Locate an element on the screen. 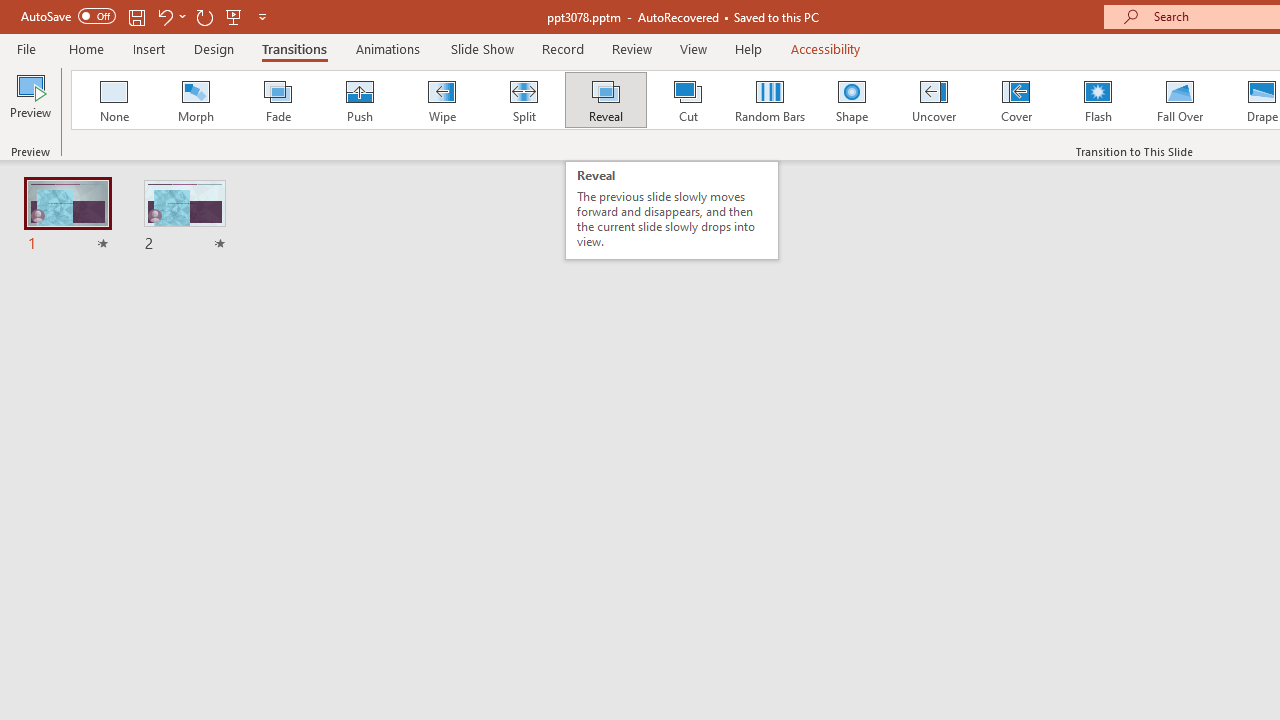 This screenshot has width=1280, height=720. 'Shape' is located at coordinates (852, 100).